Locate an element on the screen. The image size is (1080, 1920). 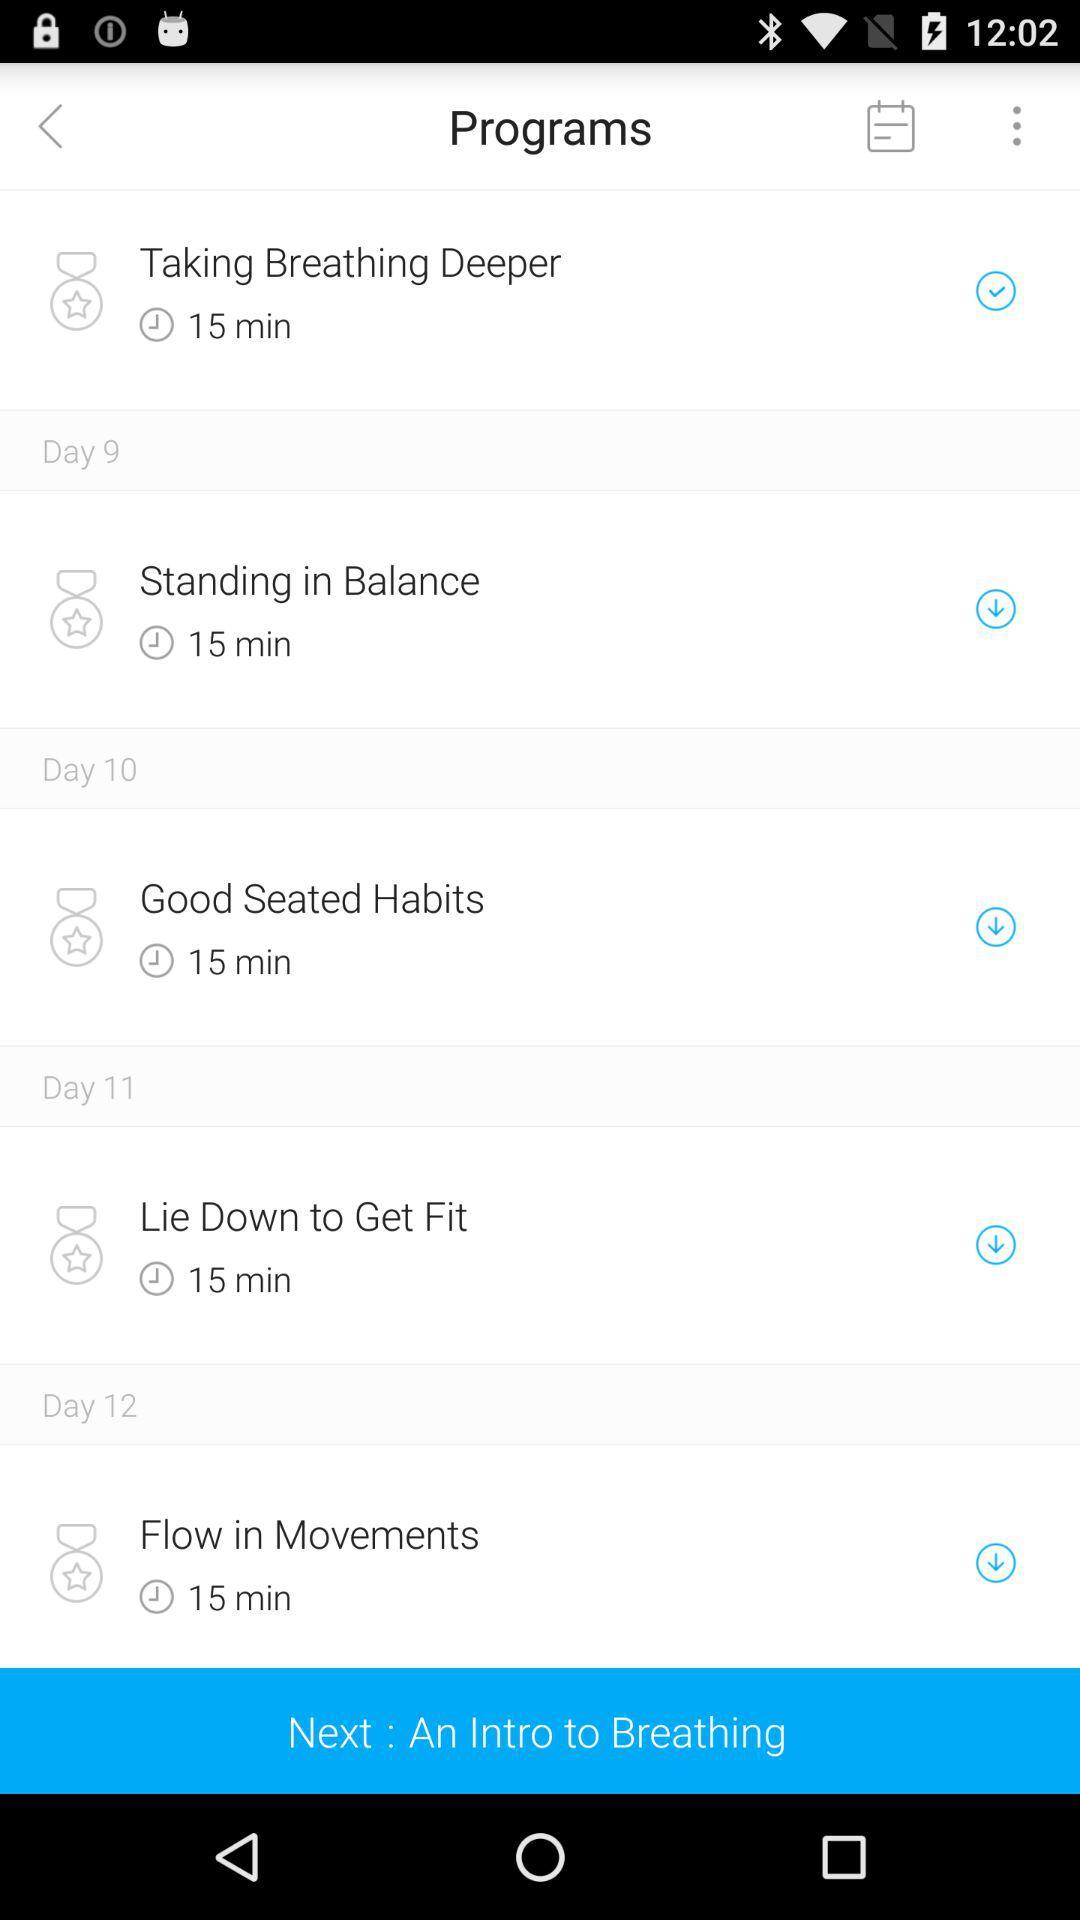
day 11 item is located at coordinates (88, 1085).